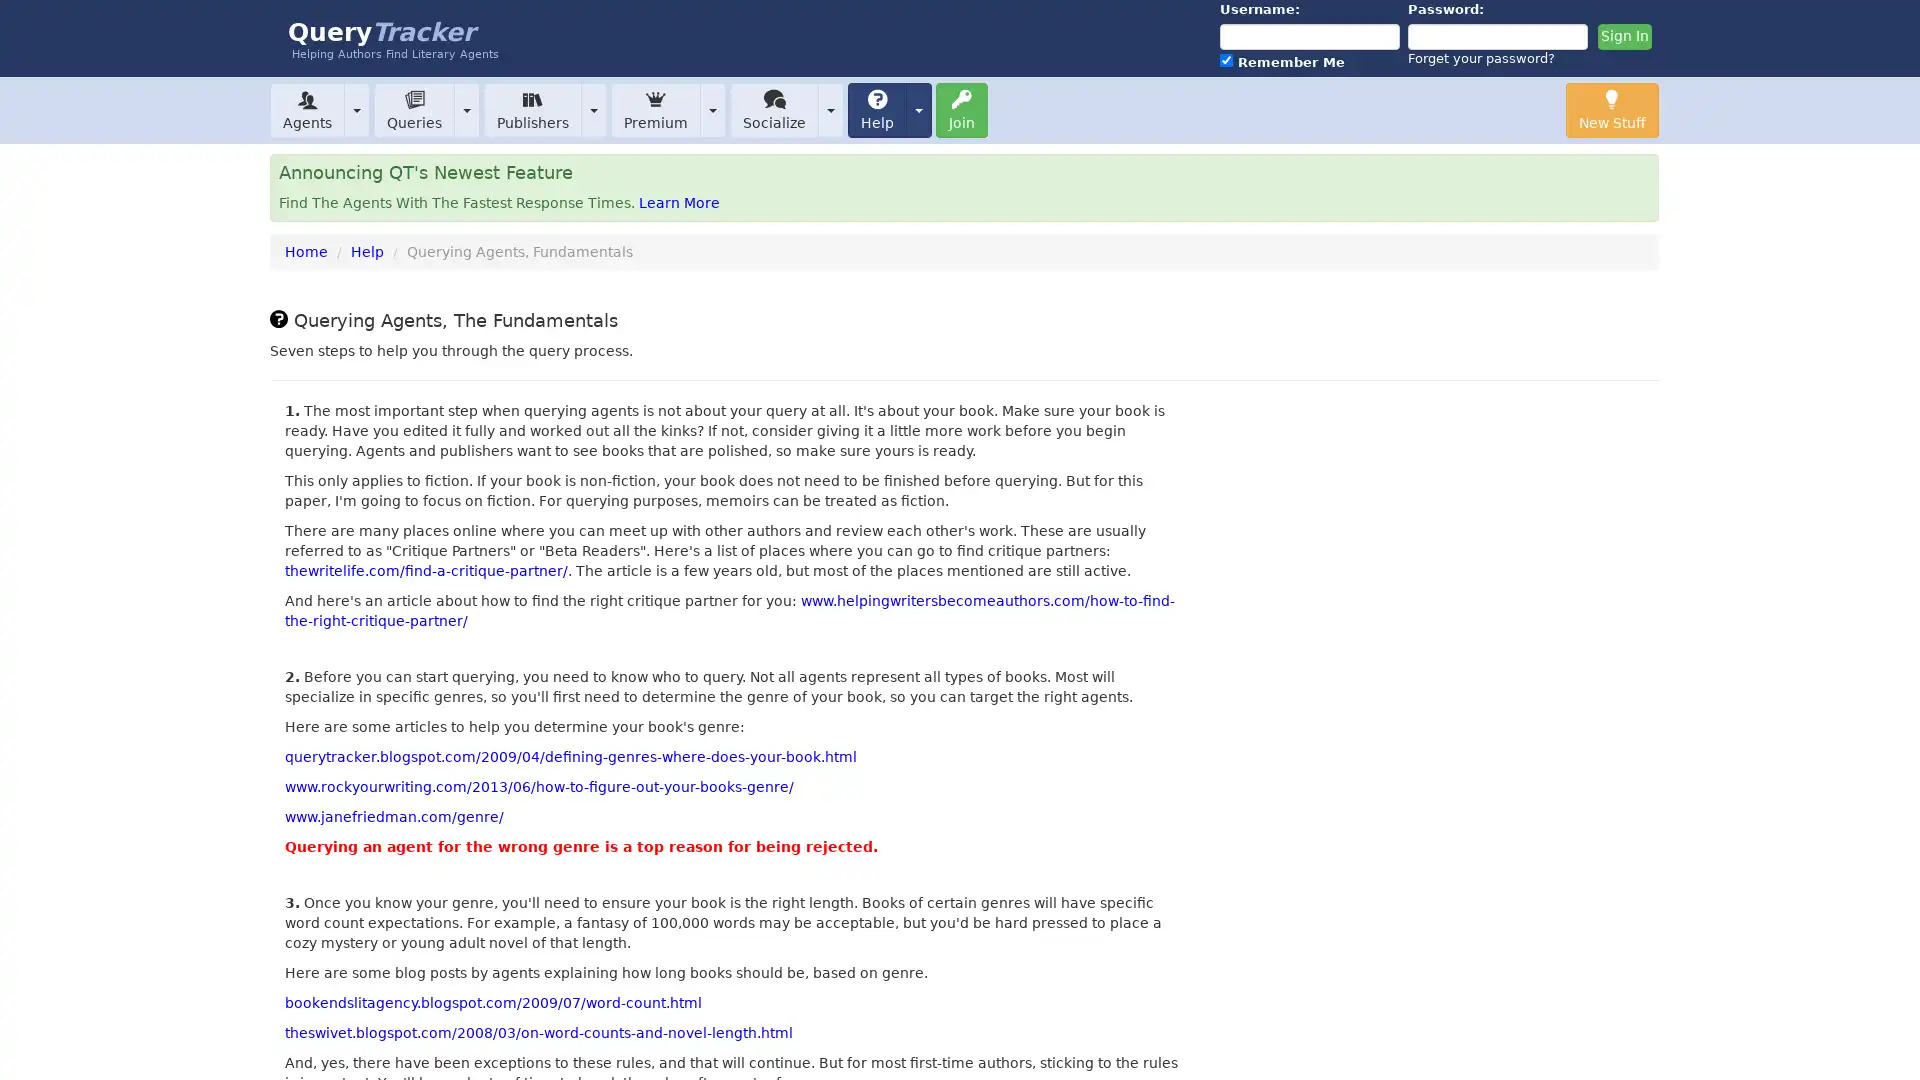  I want to click on Toggle Dropdown, so click(356, 109).